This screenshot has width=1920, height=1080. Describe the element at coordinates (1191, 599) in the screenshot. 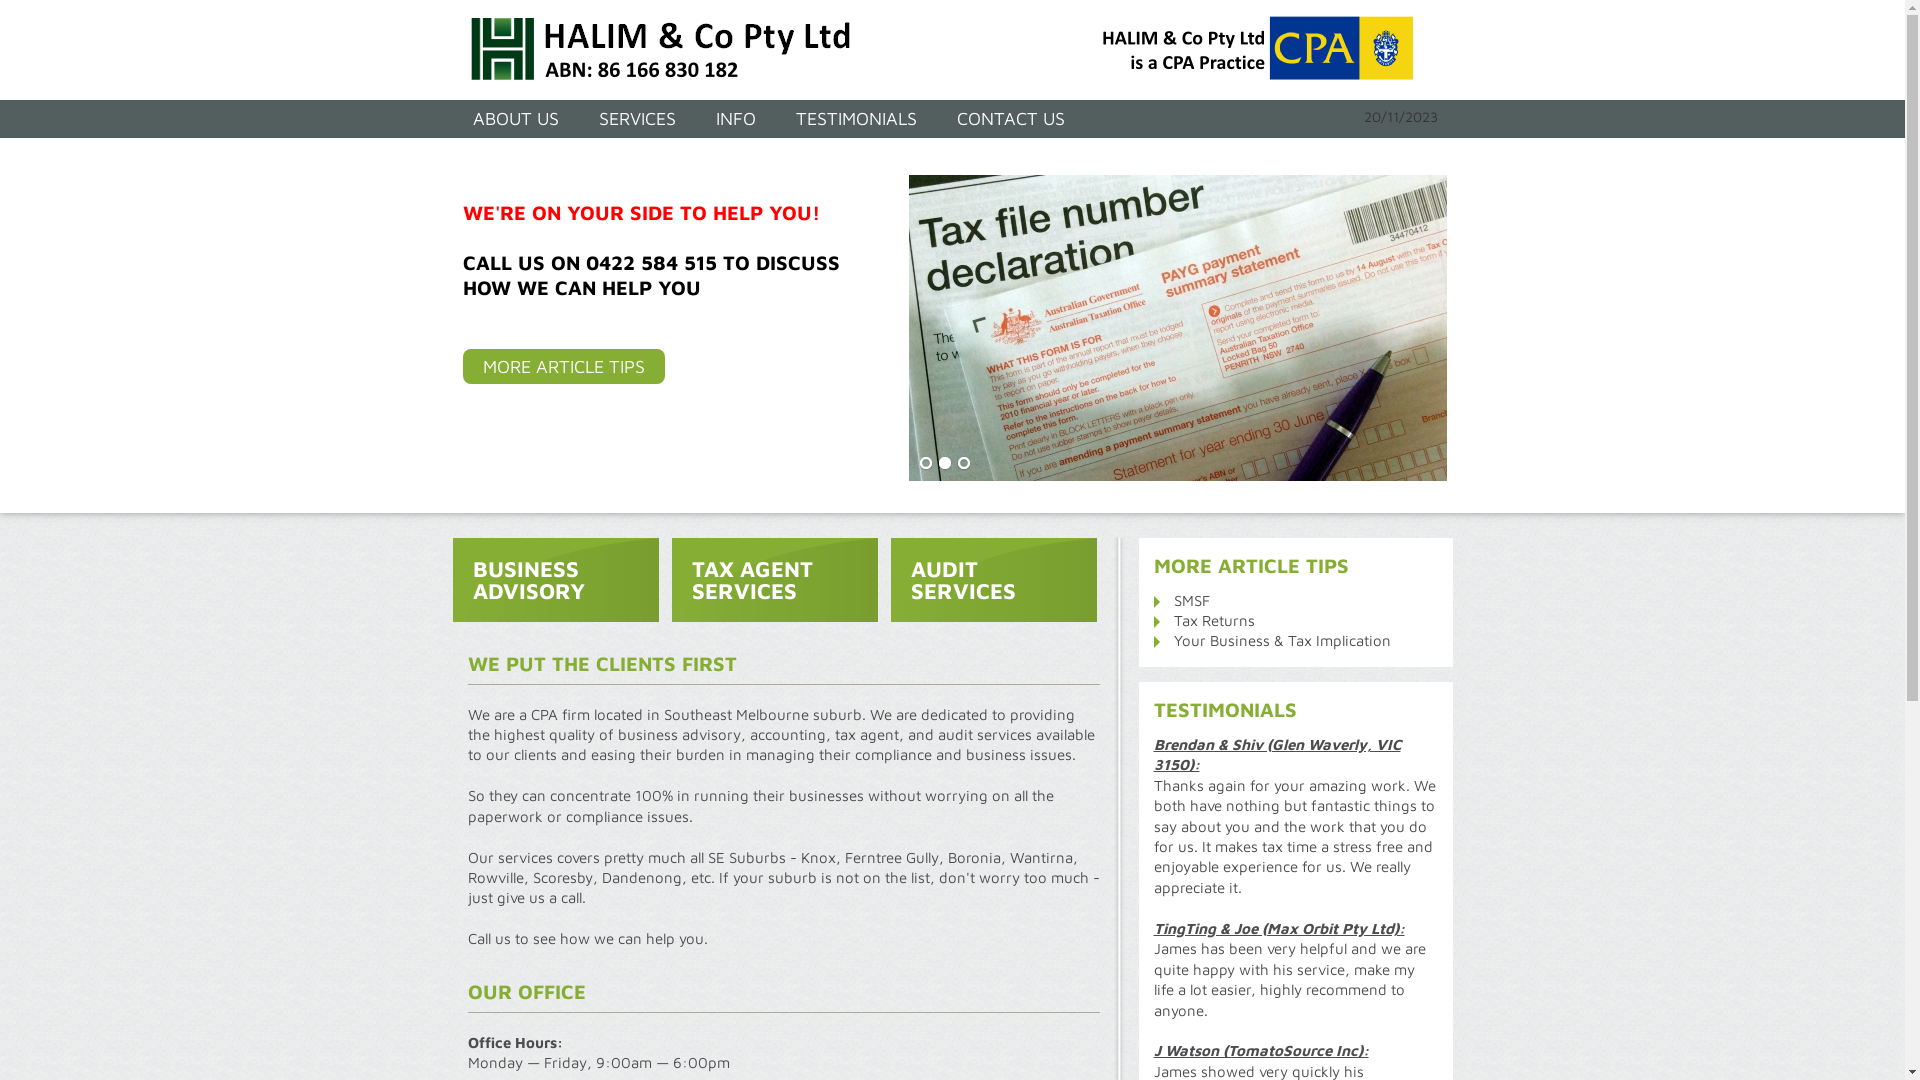

I see `'SMSF'` at that location.